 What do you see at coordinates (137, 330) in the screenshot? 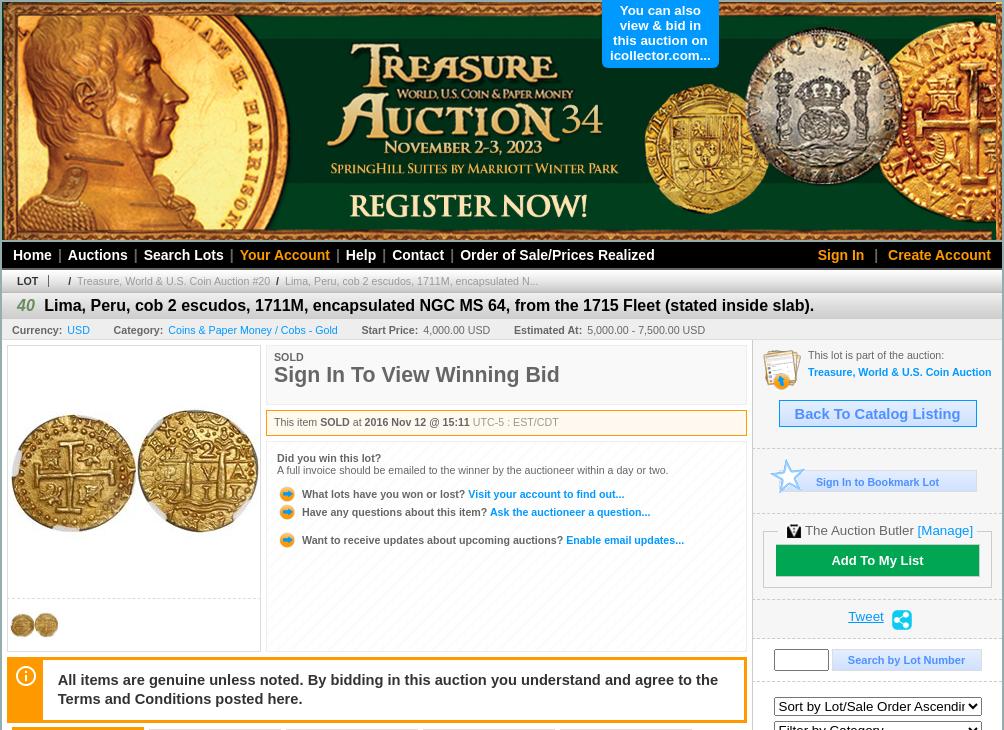
I see `'Category:'` at bounding box center [137, 330].